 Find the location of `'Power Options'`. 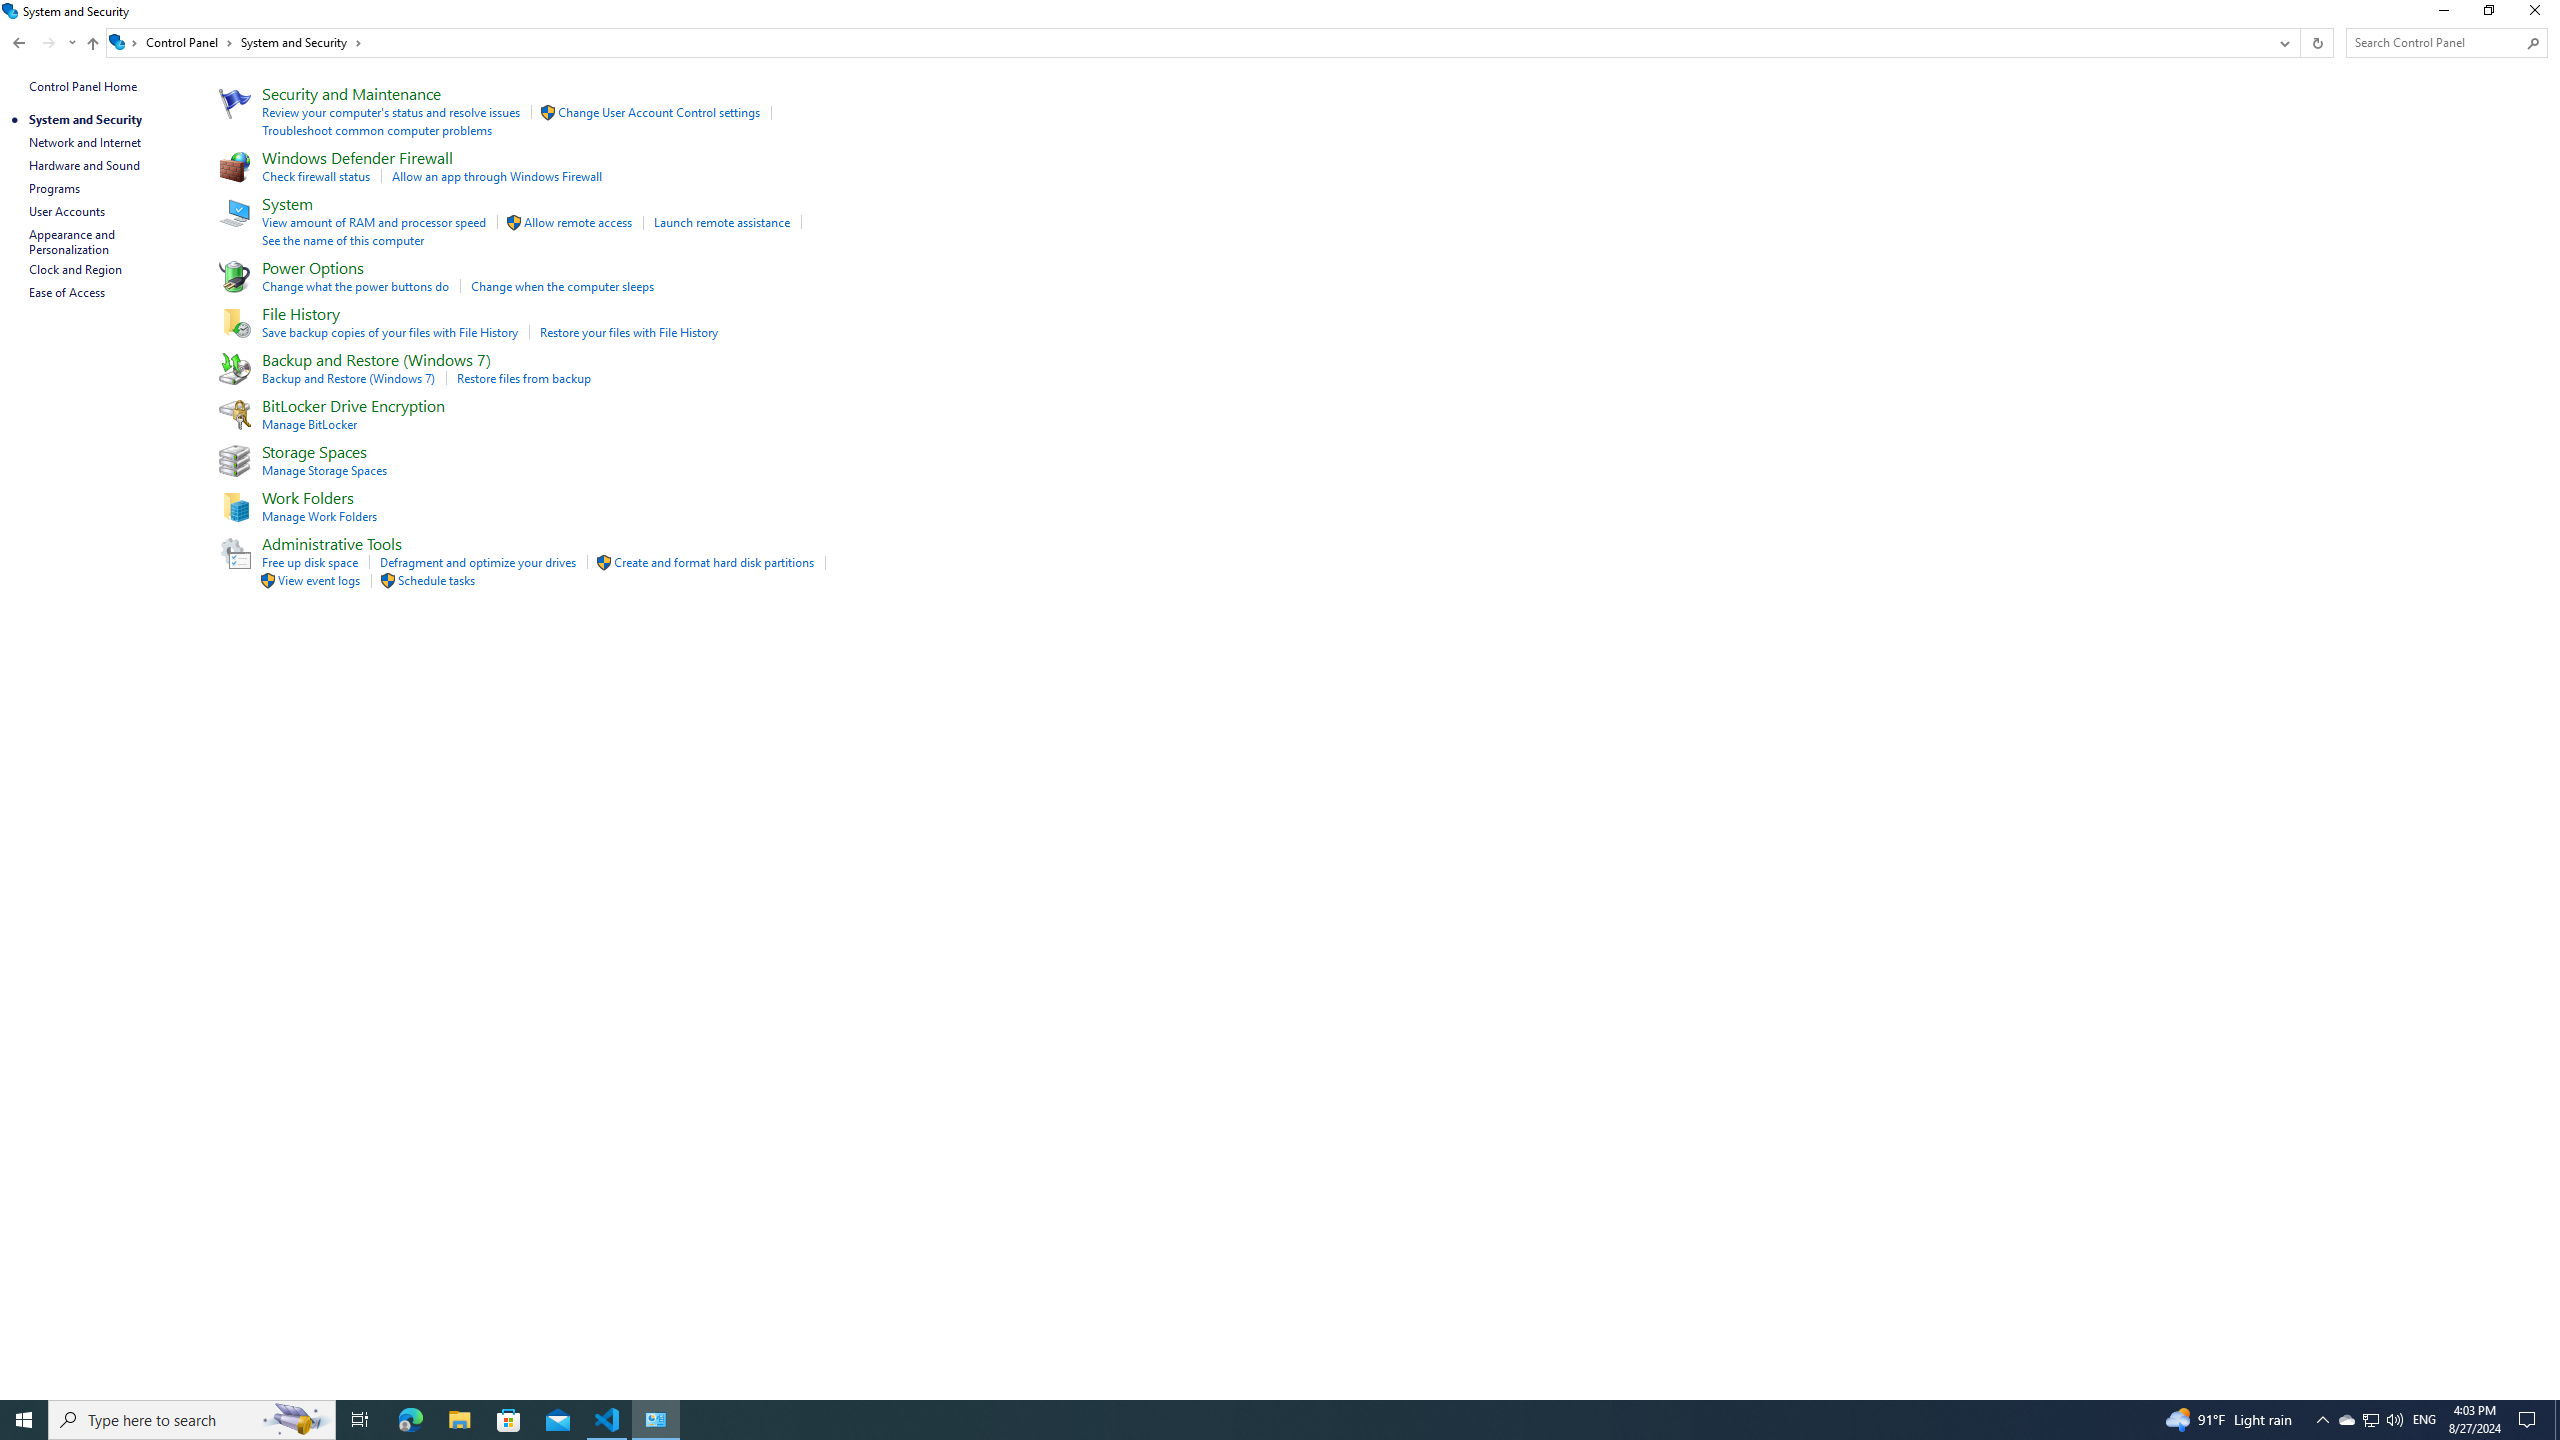

'Power Options' is located at coordinates (313, 267).